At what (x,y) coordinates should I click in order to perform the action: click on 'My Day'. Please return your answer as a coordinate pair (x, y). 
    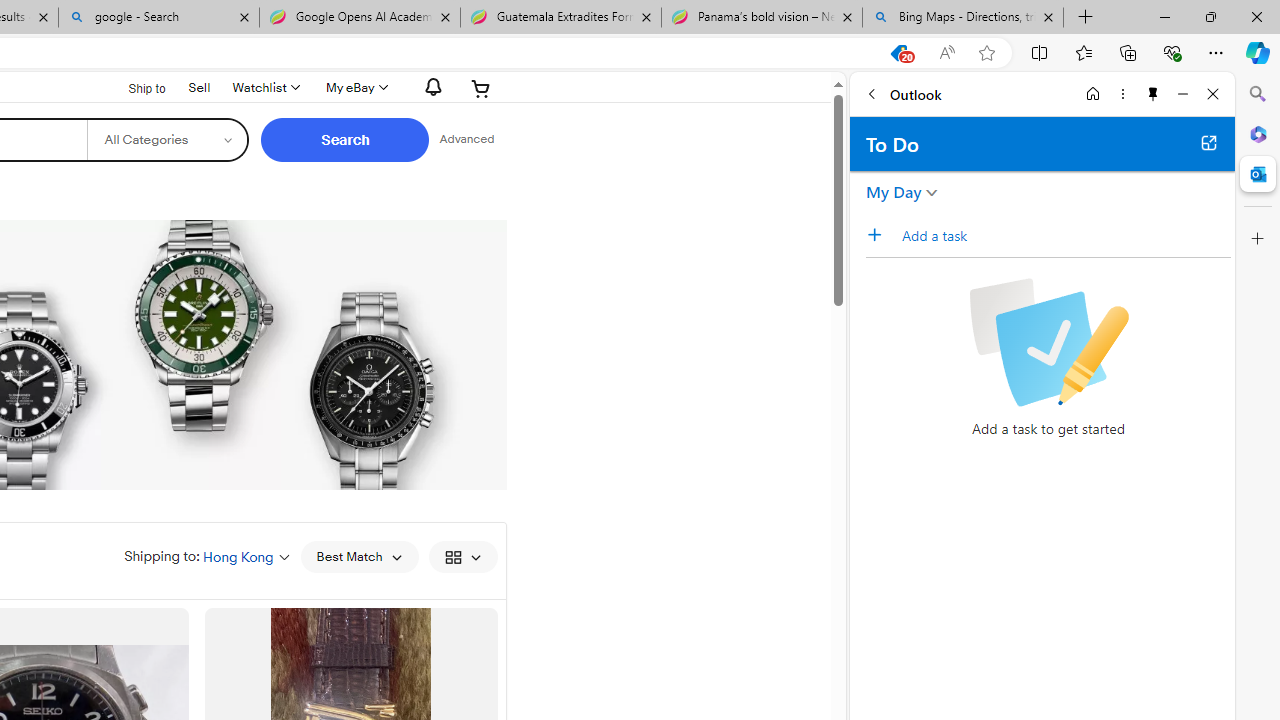
    Looking at the image, I should click on (893, 191).